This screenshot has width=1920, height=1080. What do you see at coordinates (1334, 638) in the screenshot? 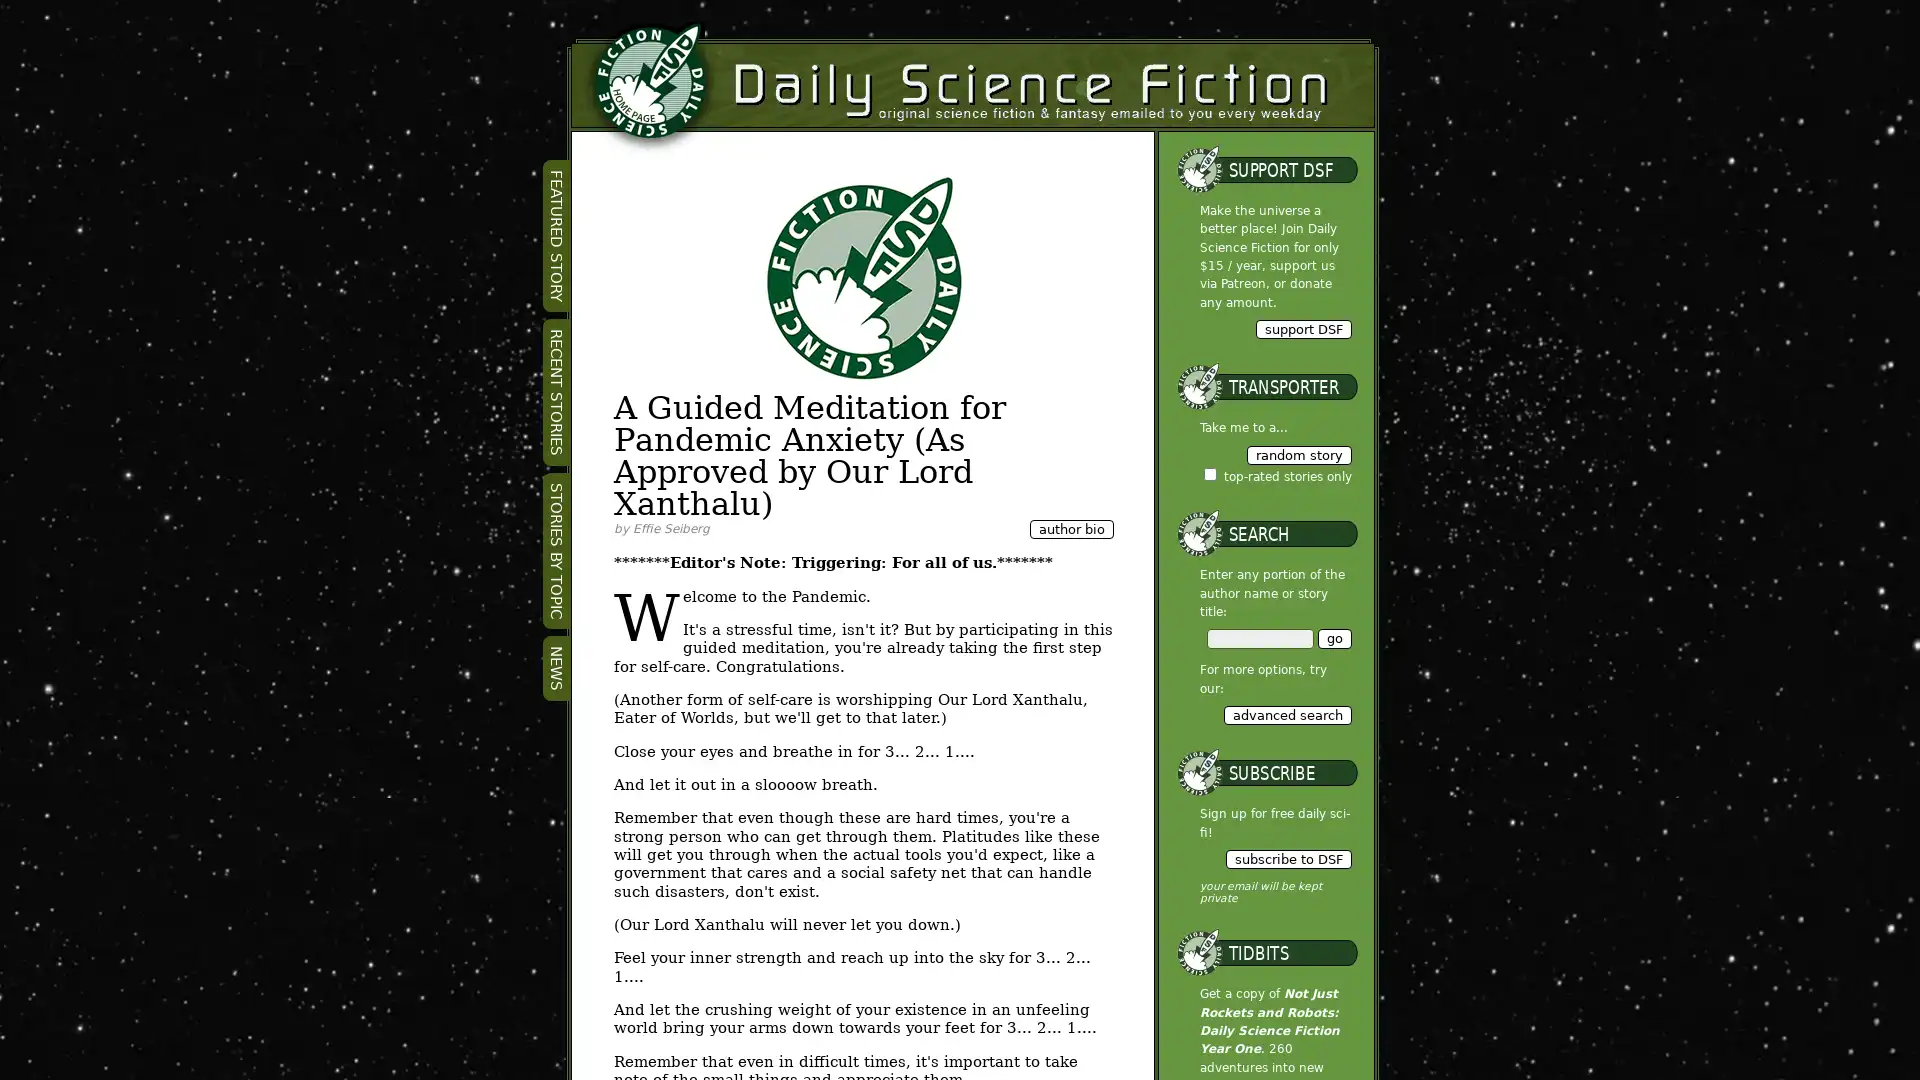
I see `go` at bounding box center [1334, 638].